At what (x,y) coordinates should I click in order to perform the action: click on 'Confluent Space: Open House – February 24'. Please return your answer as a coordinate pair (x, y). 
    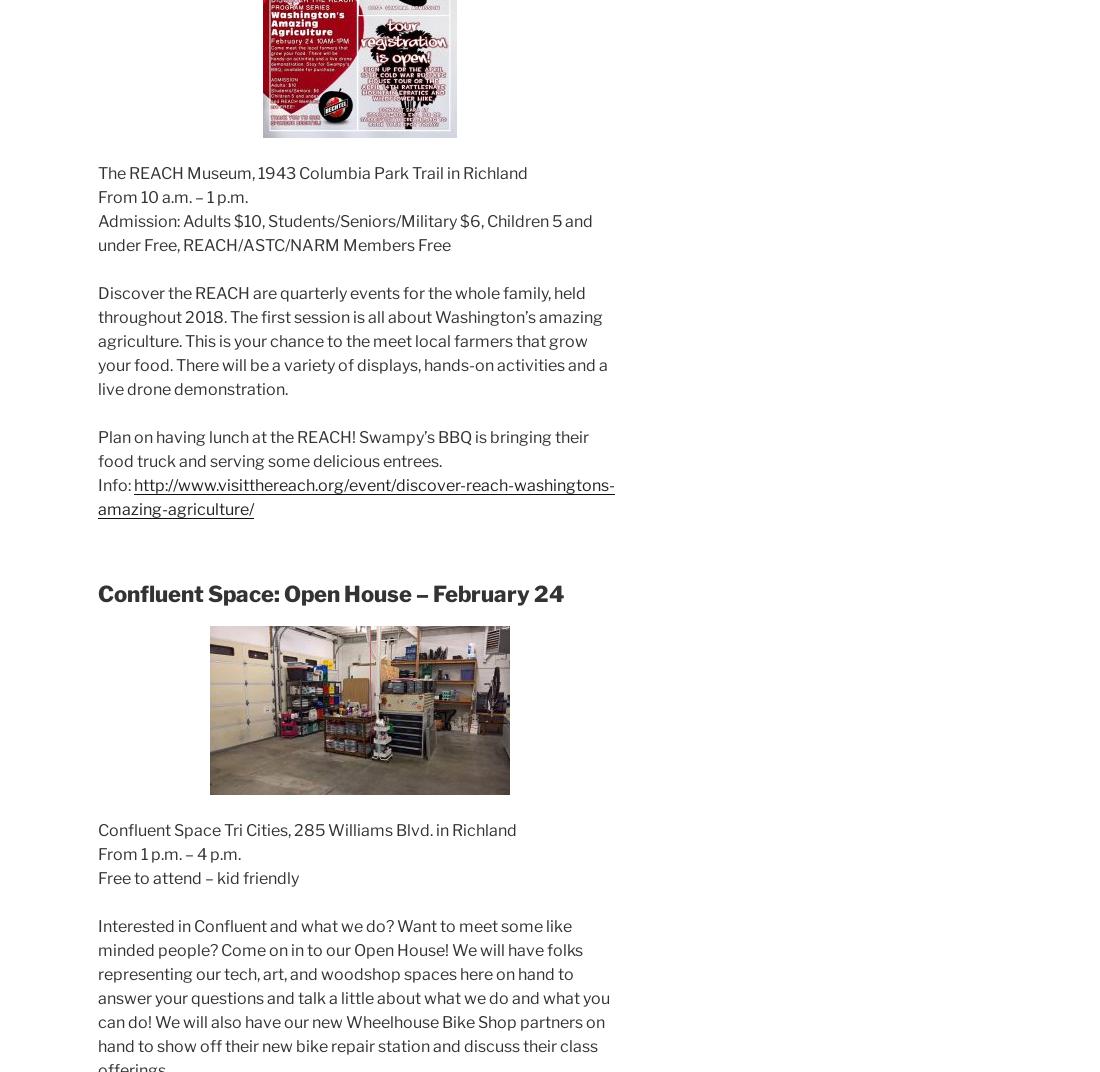
    Looking at the image, I should click on (329, 592).